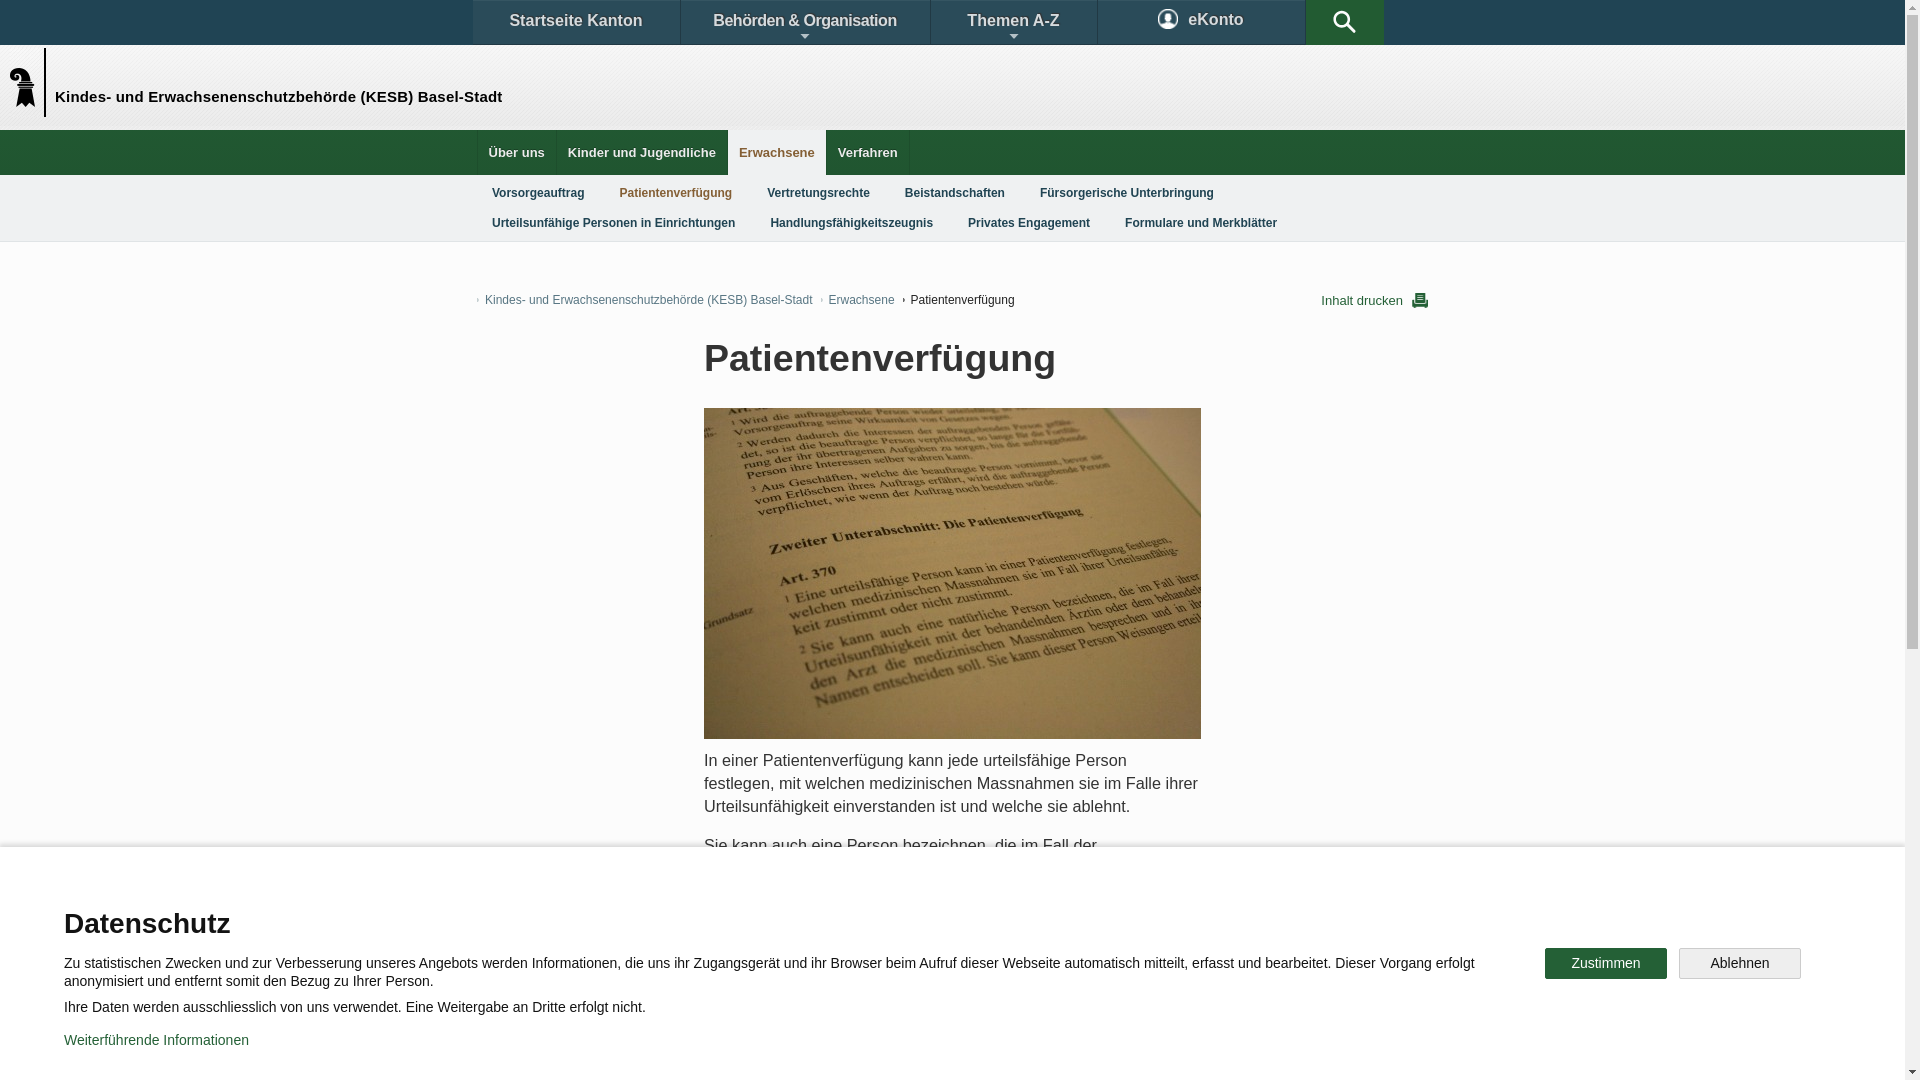 This screenshot has width=1920, height=1080. I want to click on 'Ablehnen', so click(1679, 962).